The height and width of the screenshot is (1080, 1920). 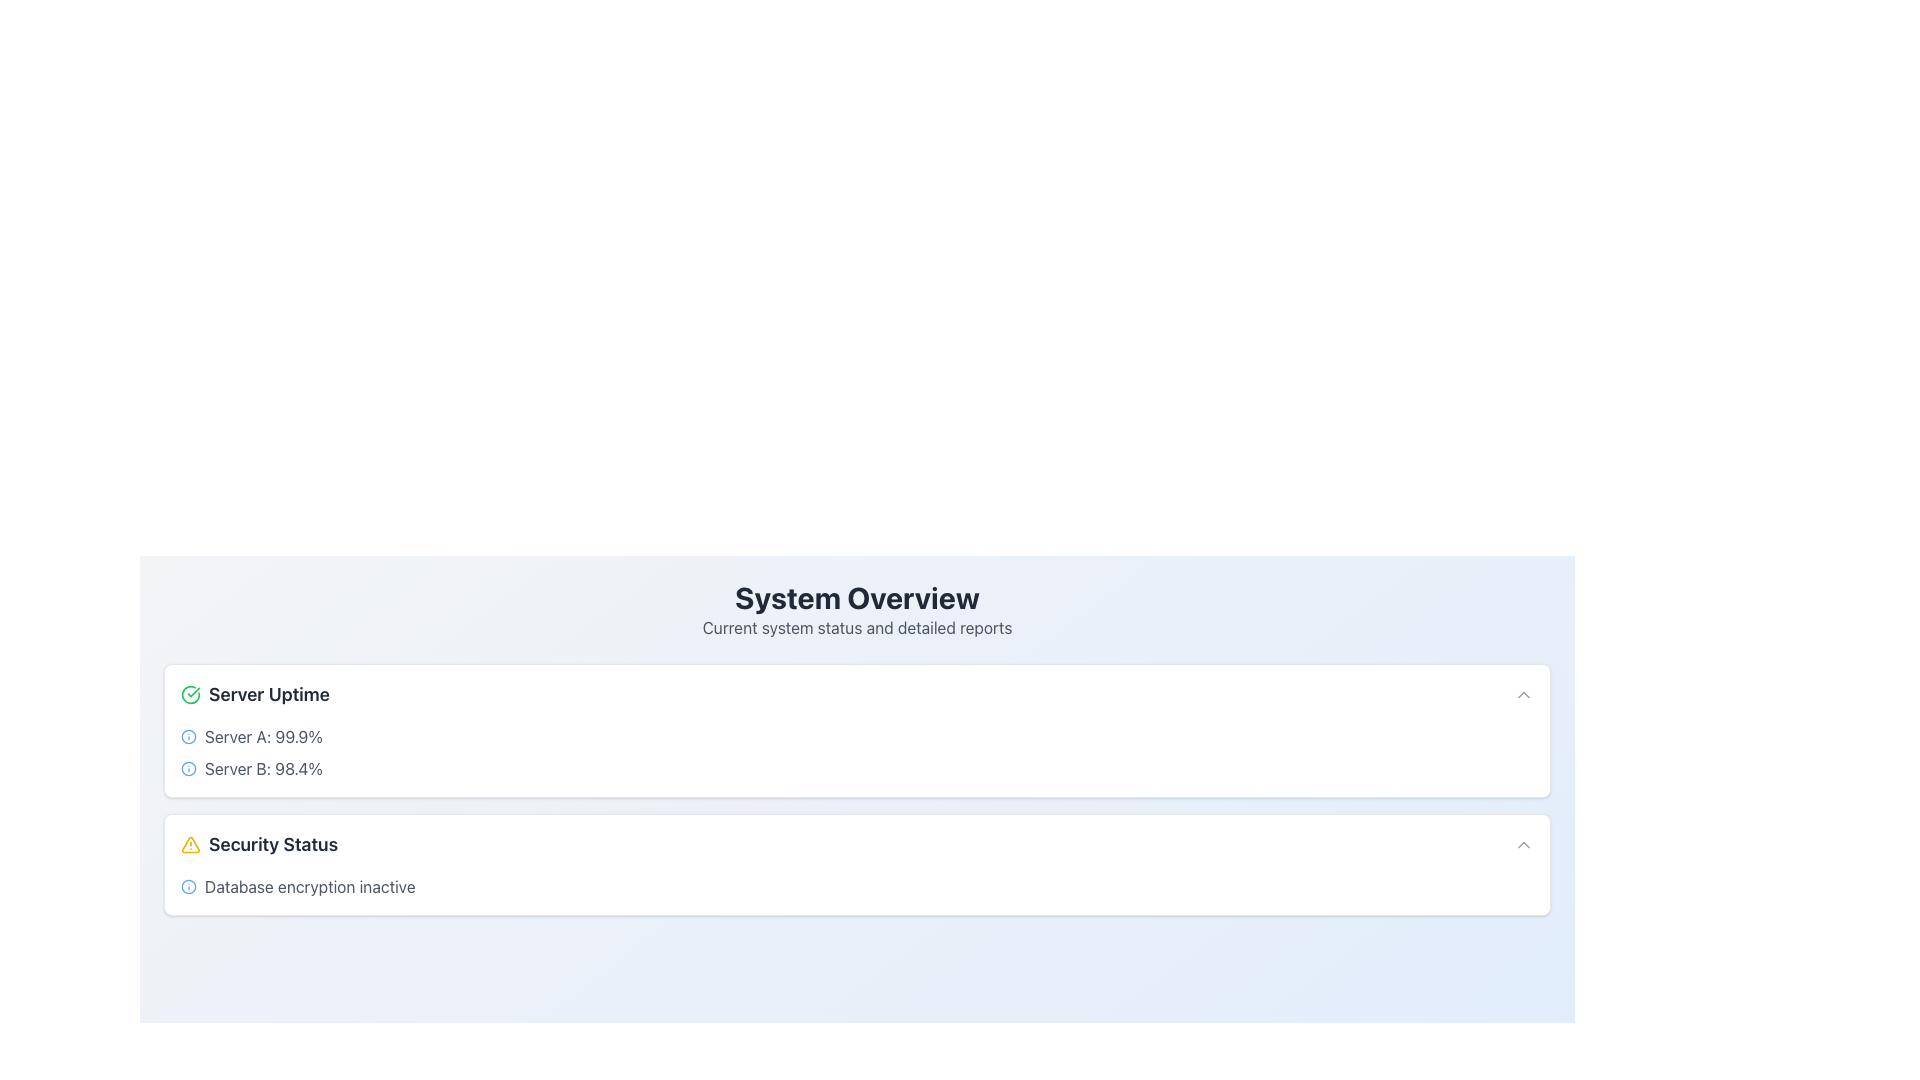 What do you see at coordinates (188, 886) in the screenshot?
I see `the circular shape with a blue border and white fill, which serves as a visual marker for the 'Server Uptime' section` at bounding box center [188, 886].